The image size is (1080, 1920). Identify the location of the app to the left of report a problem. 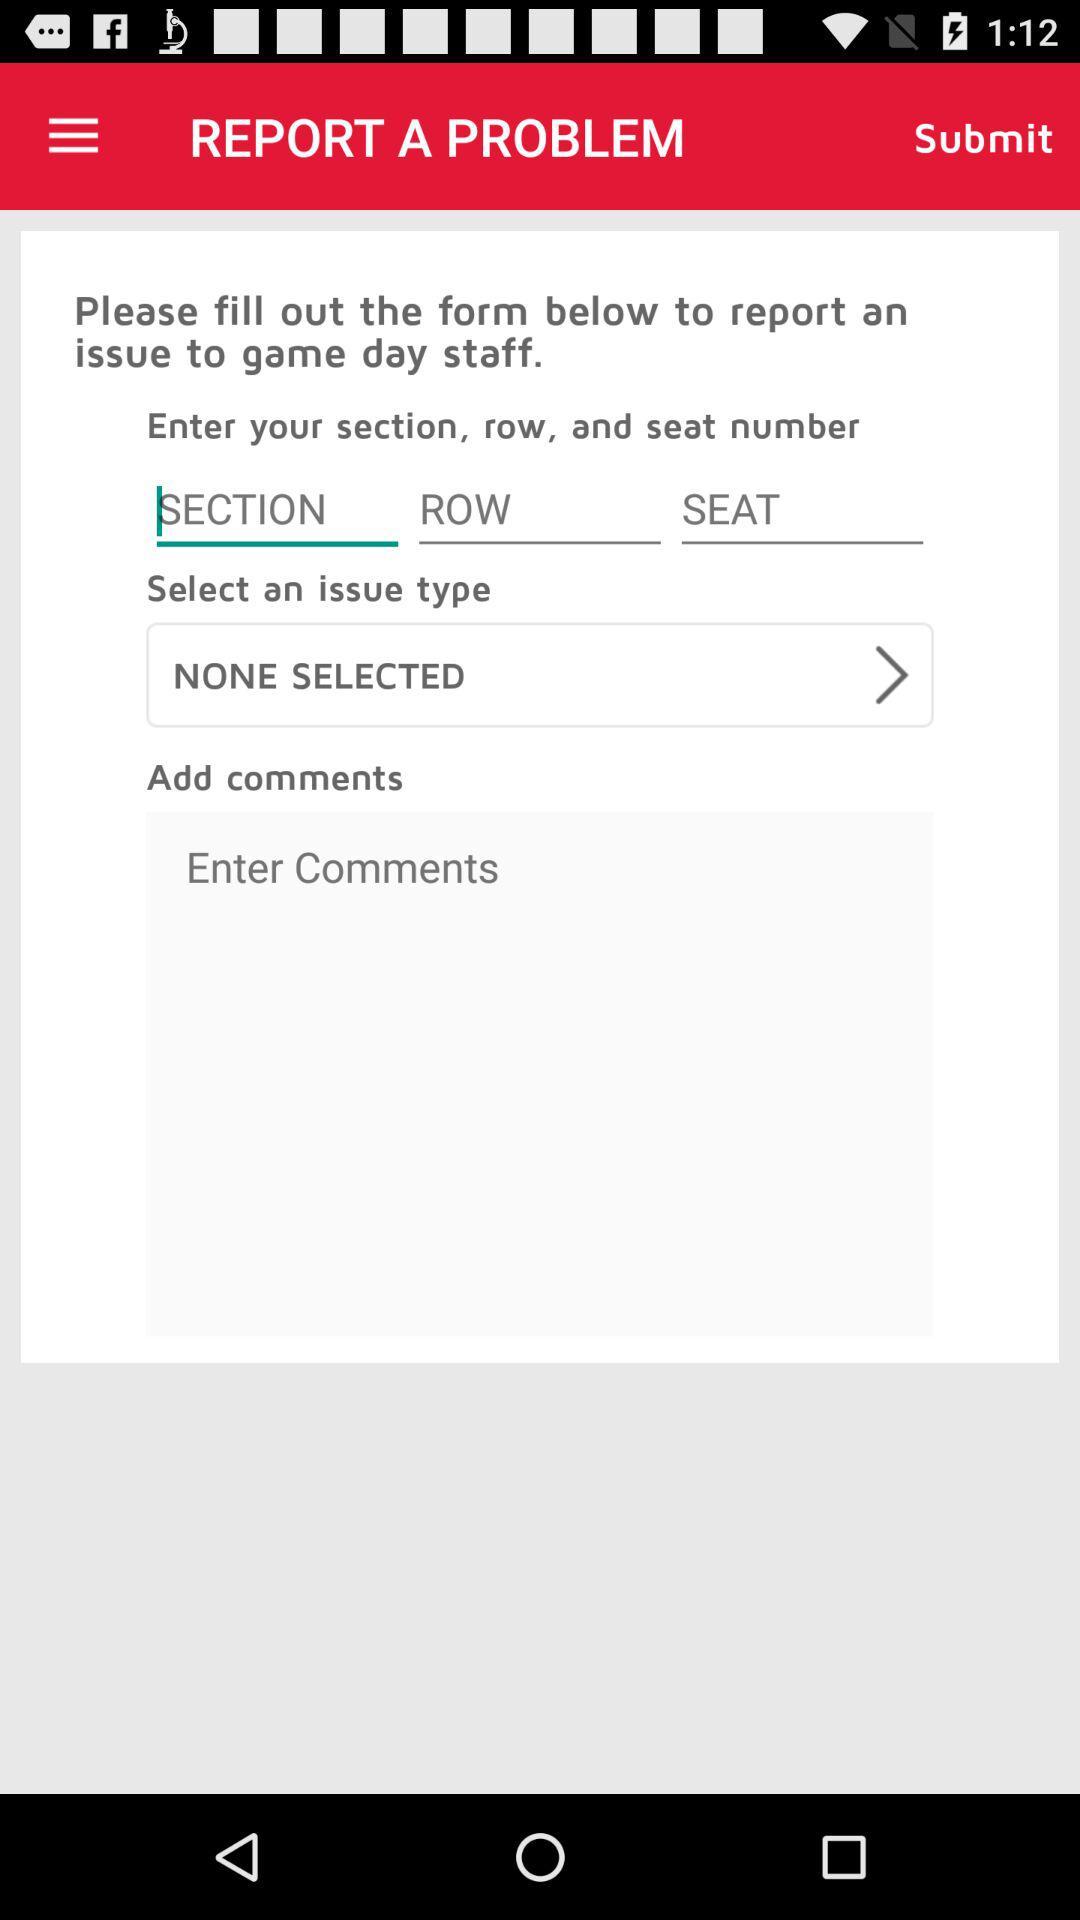
(72, 135).